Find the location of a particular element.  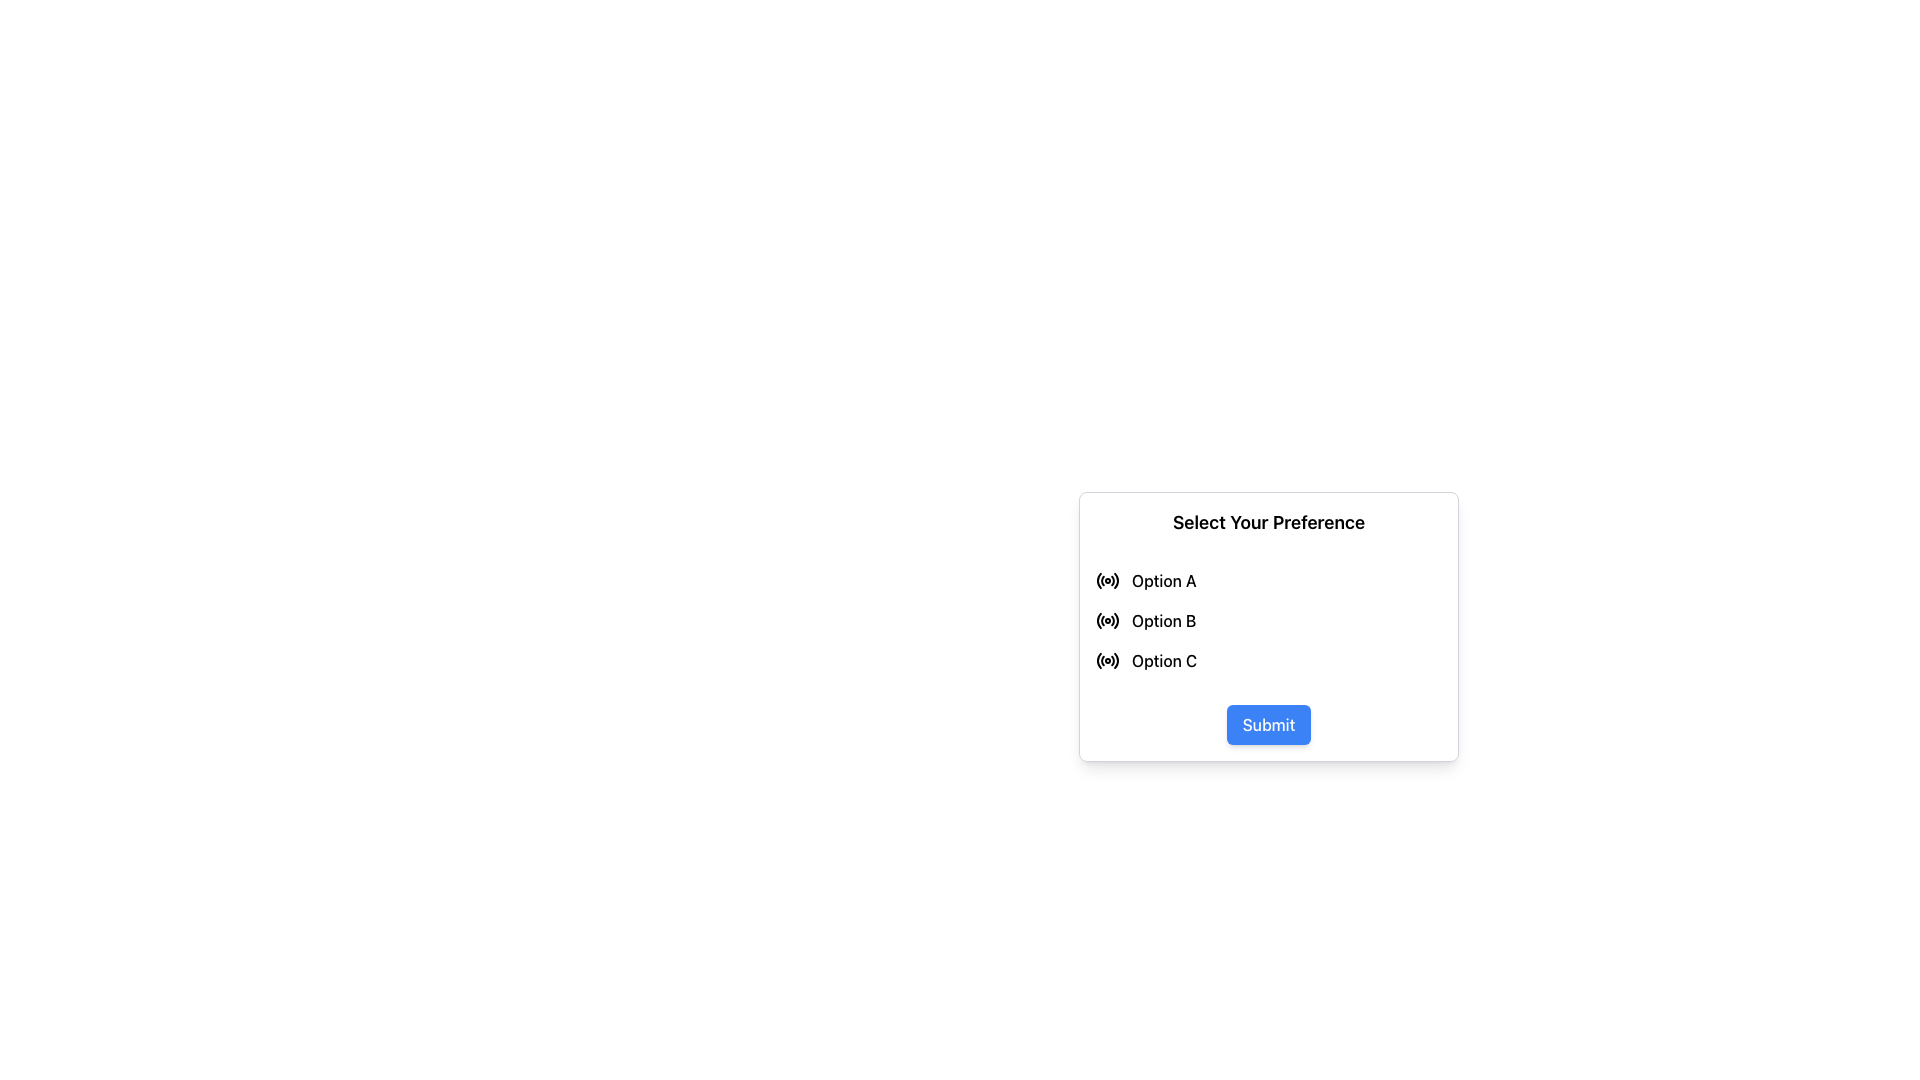

the text label for 'Option B', which is aligned to the right of the corresponding radio button in a vertical list of options is located at coordinates (1164, 620).